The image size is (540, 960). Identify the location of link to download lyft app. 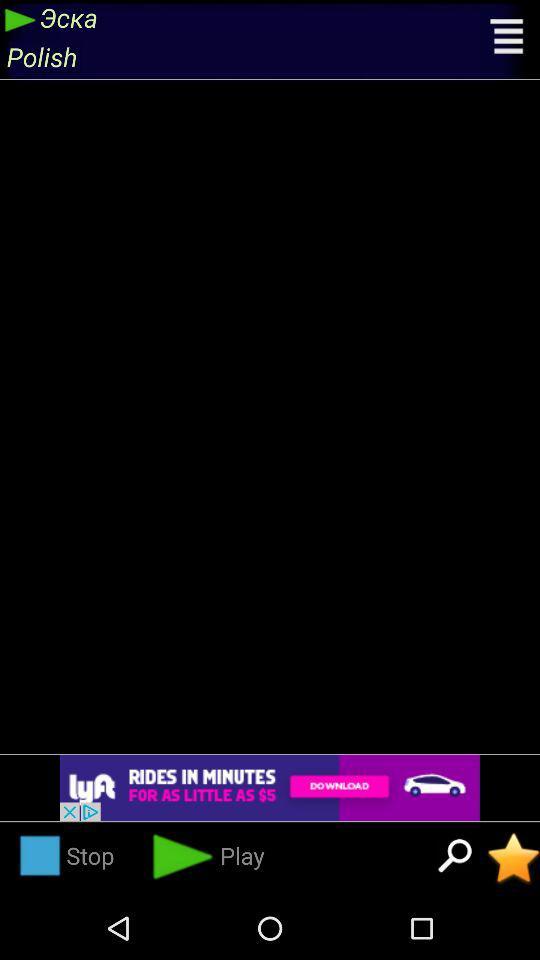
(270, 788).